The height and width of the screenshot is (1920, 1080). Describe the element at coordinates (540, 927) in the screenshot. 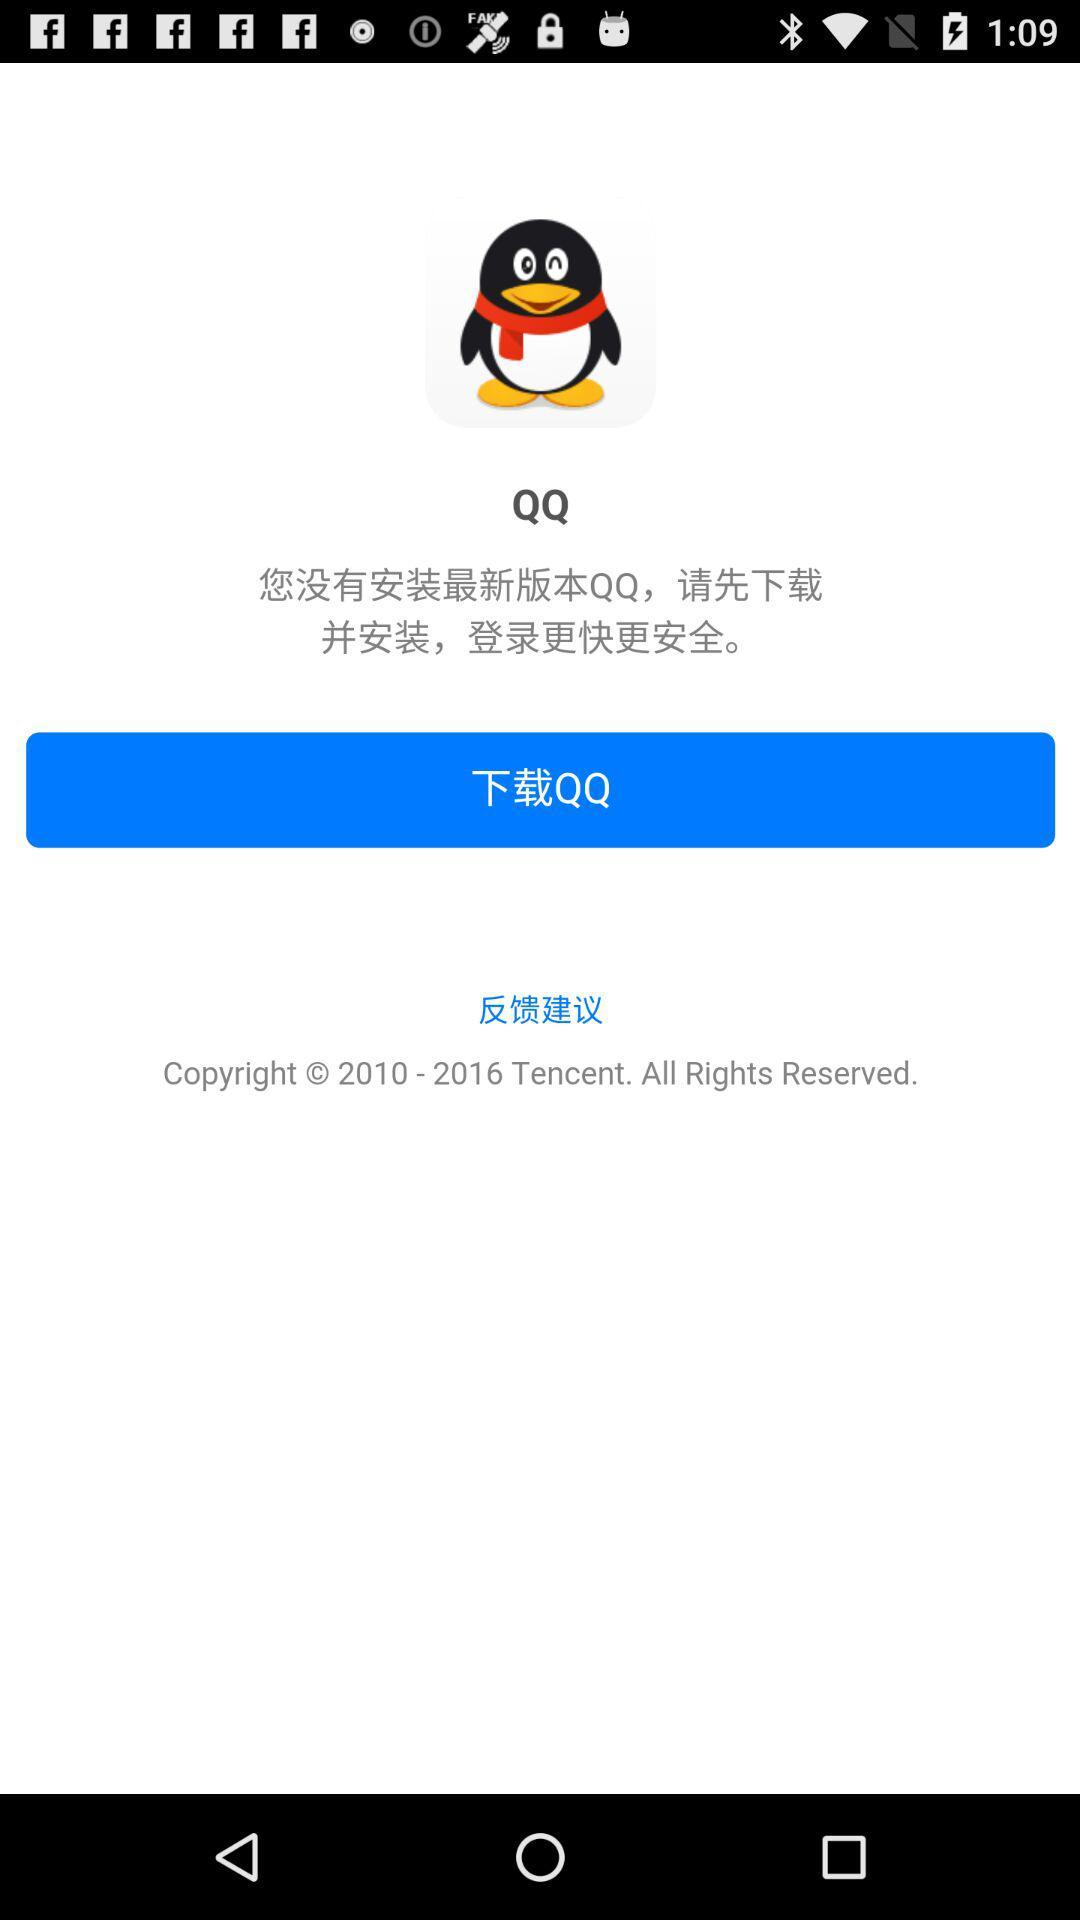

I see `the icon at the center` at that location.